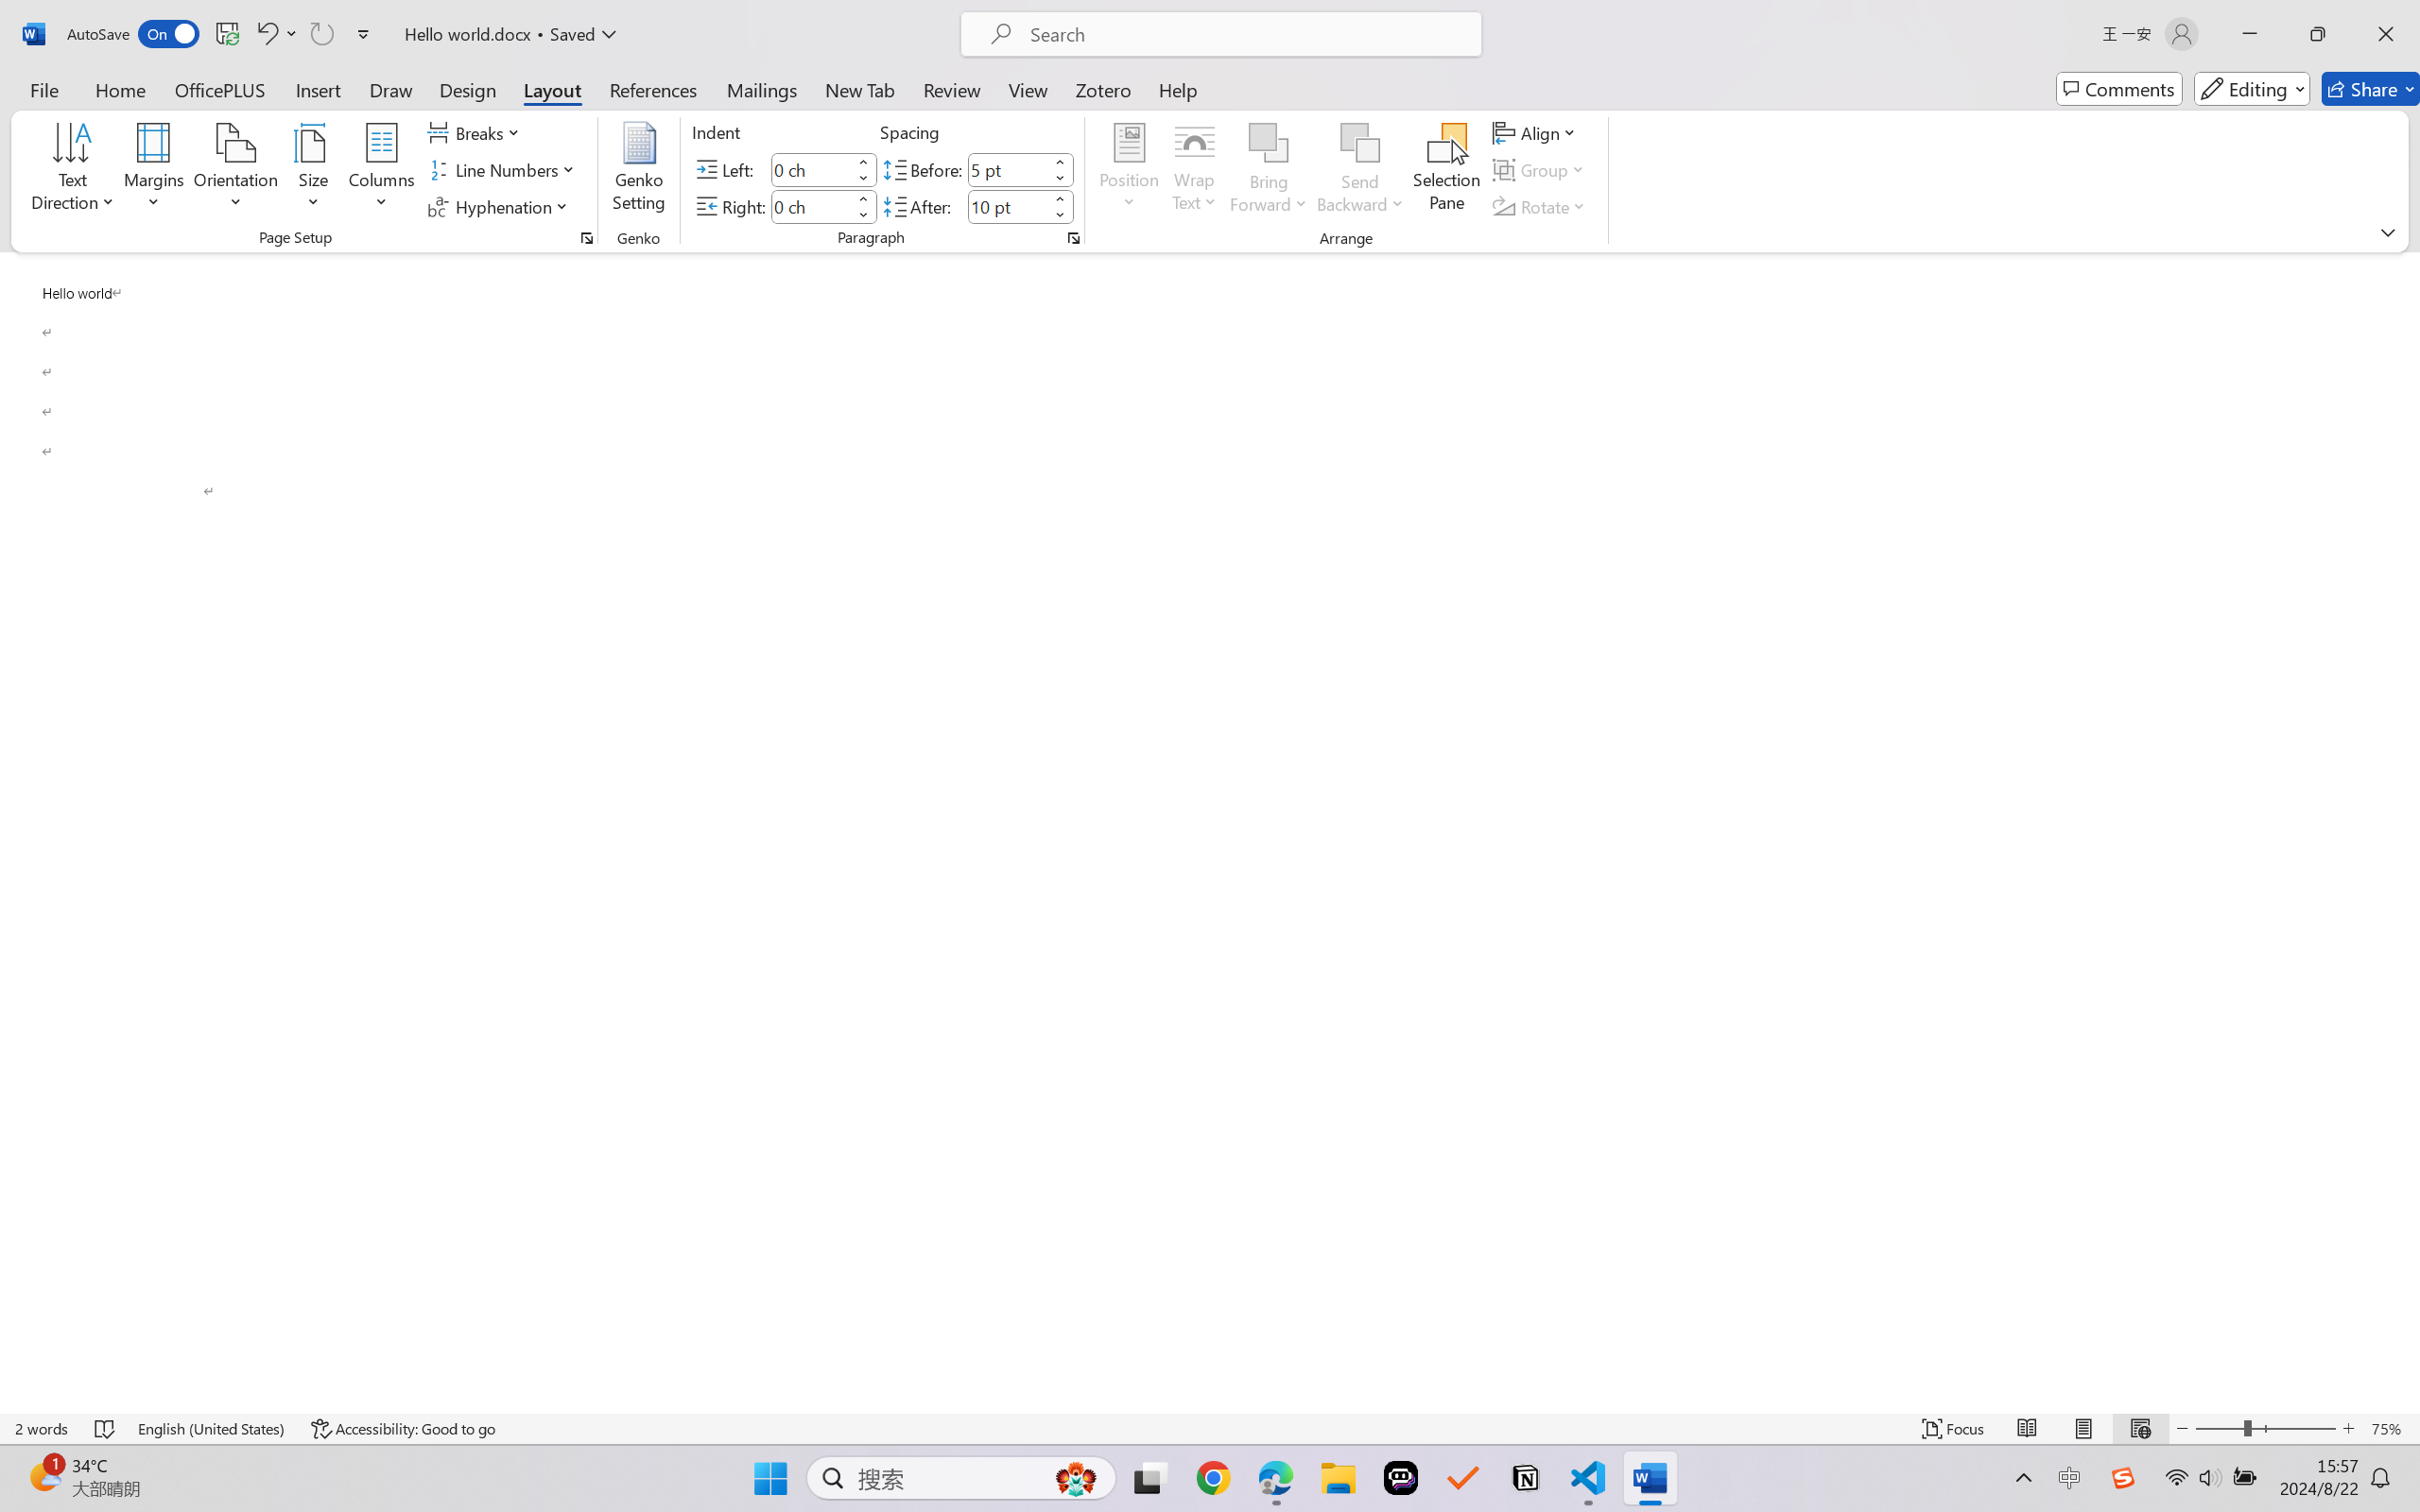  What do you see at coordinates (274, 33) in the screenshot?
I see `'Undo Subscript'` at bounding box center [274, 33].